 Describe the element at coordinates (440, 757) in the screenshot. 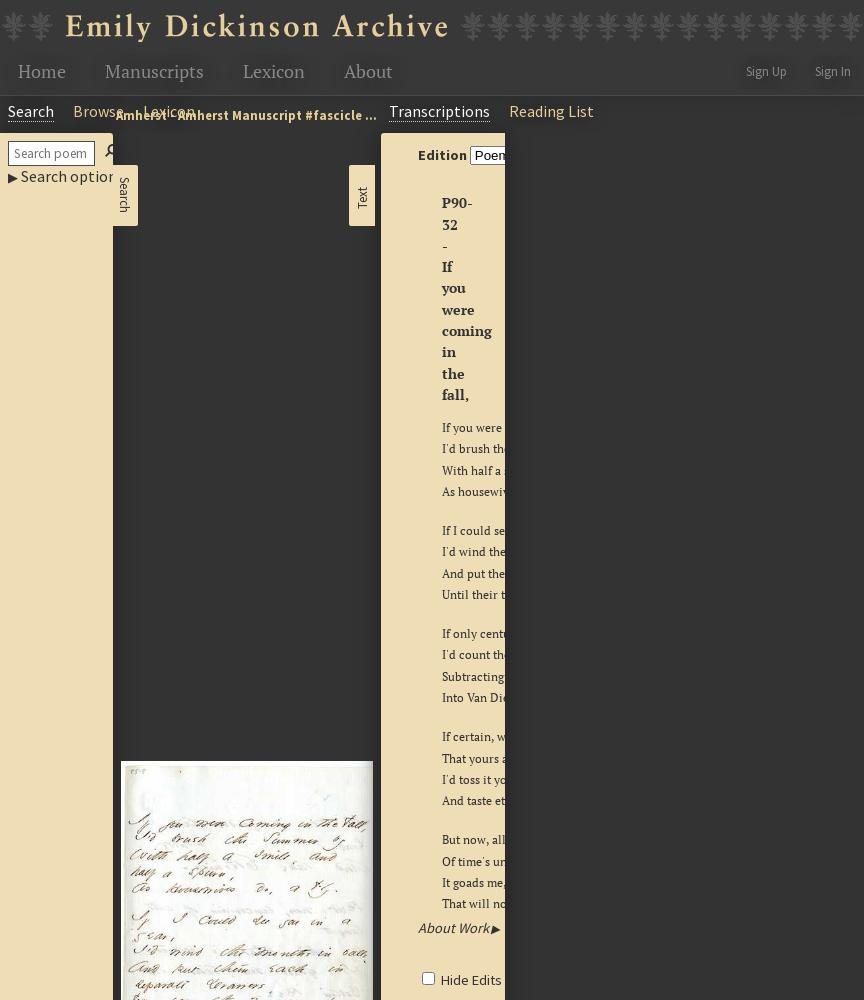

I see `'That yours and mine should be,'` at that location.